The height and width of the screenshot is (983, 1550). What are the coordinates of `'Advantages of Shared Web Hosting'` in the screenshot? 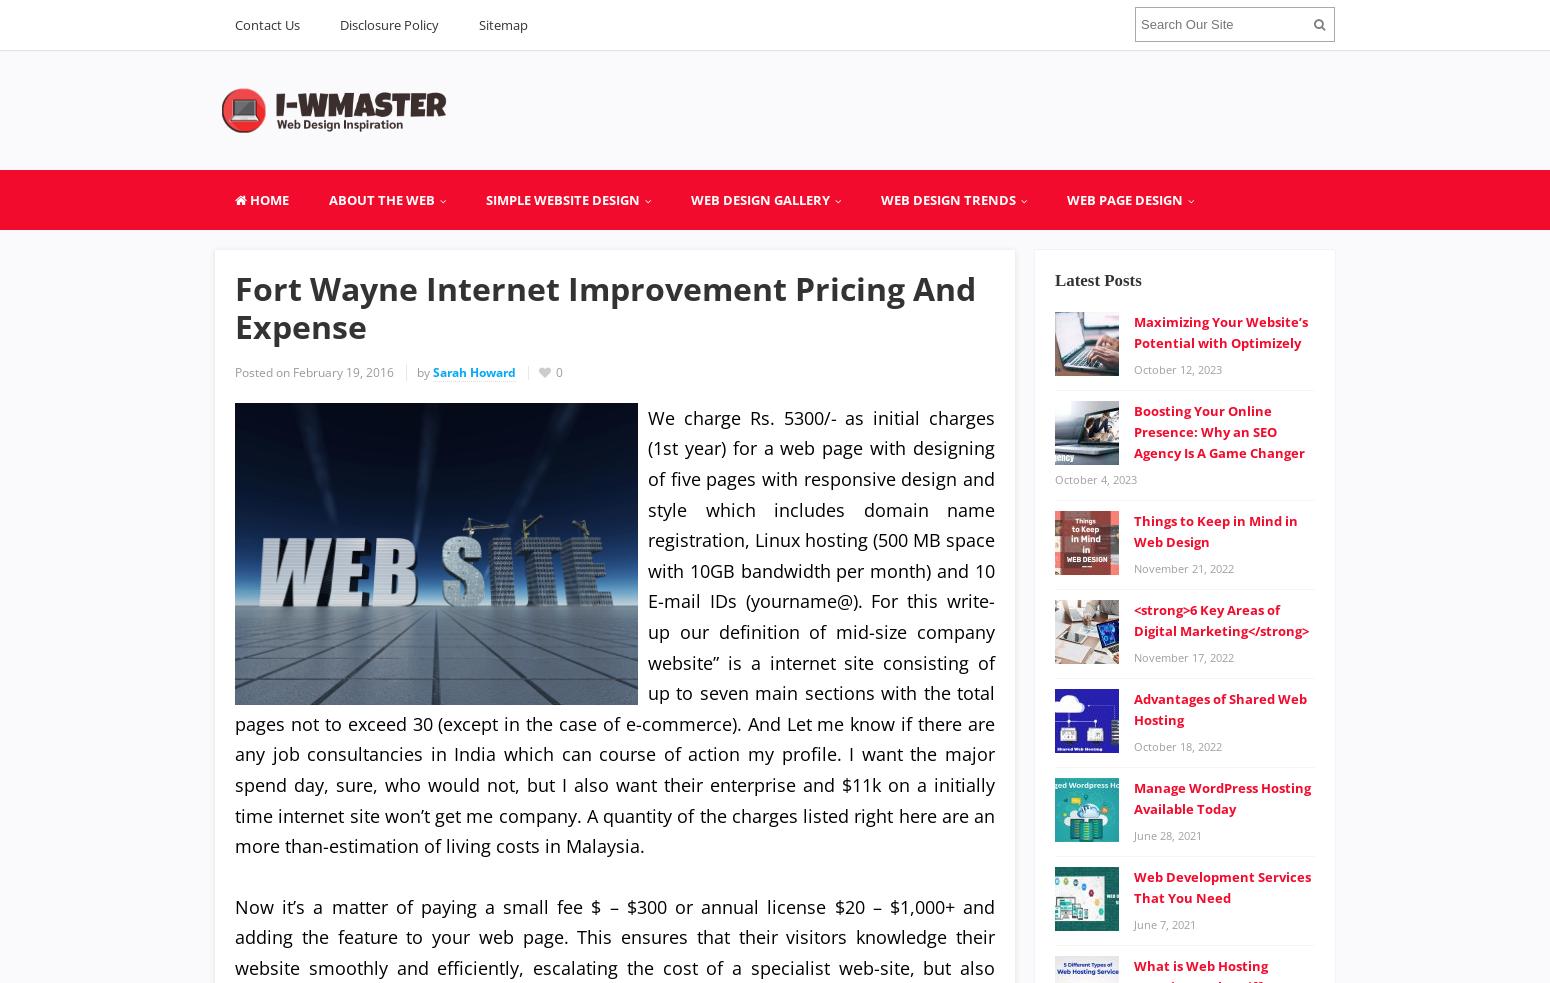 It's located at (1220, 707).